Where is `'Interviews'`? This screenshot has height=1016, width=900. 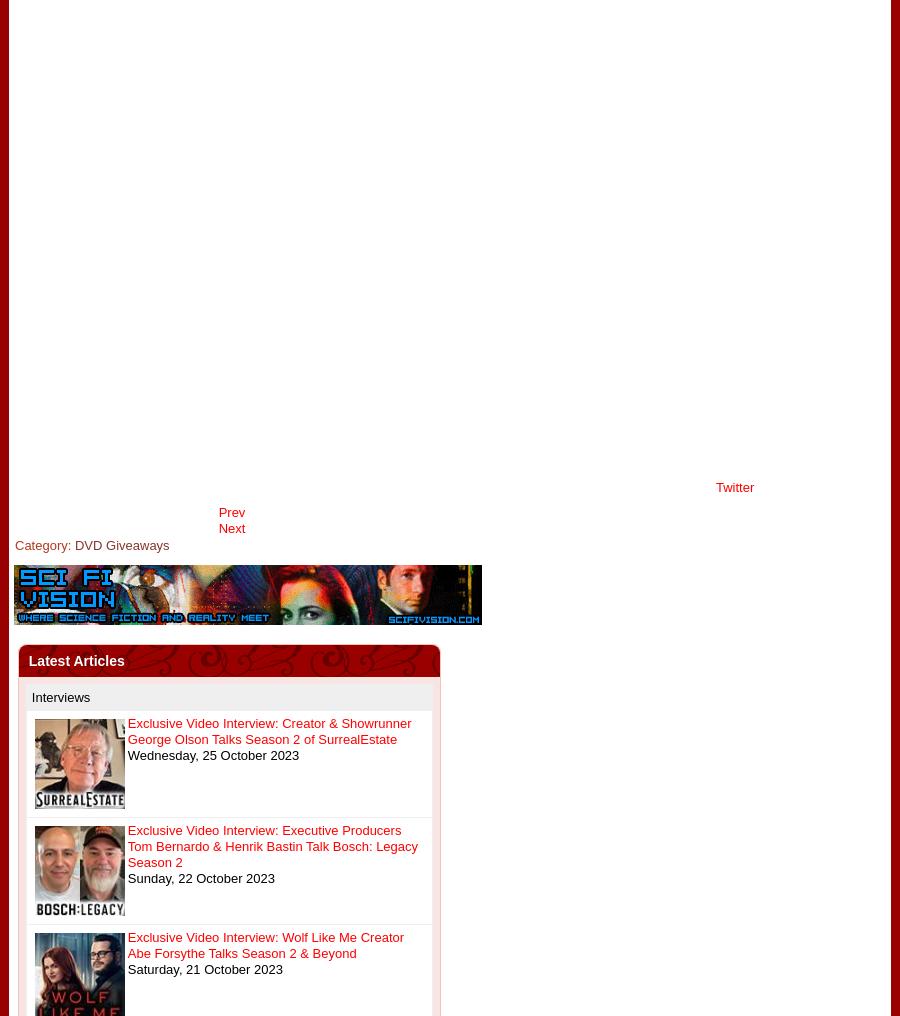
'Interviews' is located at coordinates (59, 696).